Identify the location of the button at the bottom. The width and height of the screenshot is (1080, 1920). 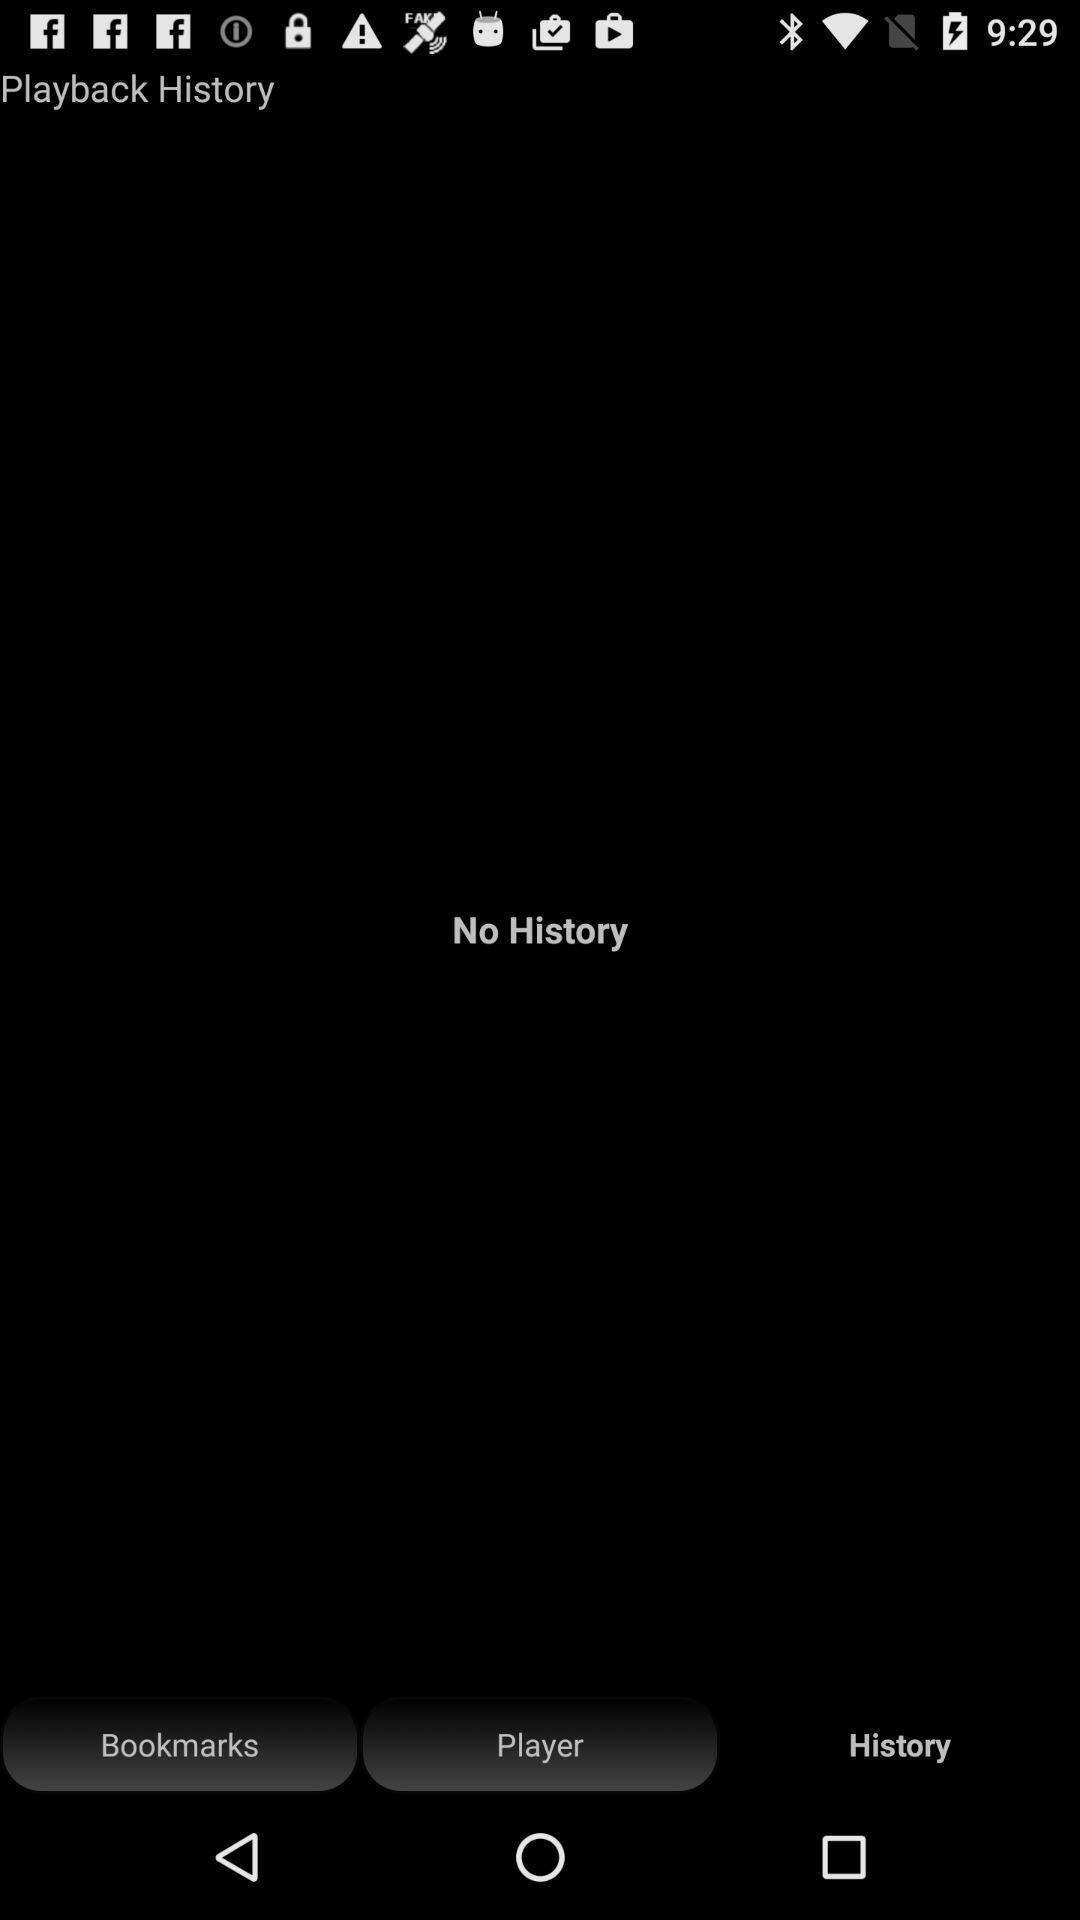
(540, 1744).